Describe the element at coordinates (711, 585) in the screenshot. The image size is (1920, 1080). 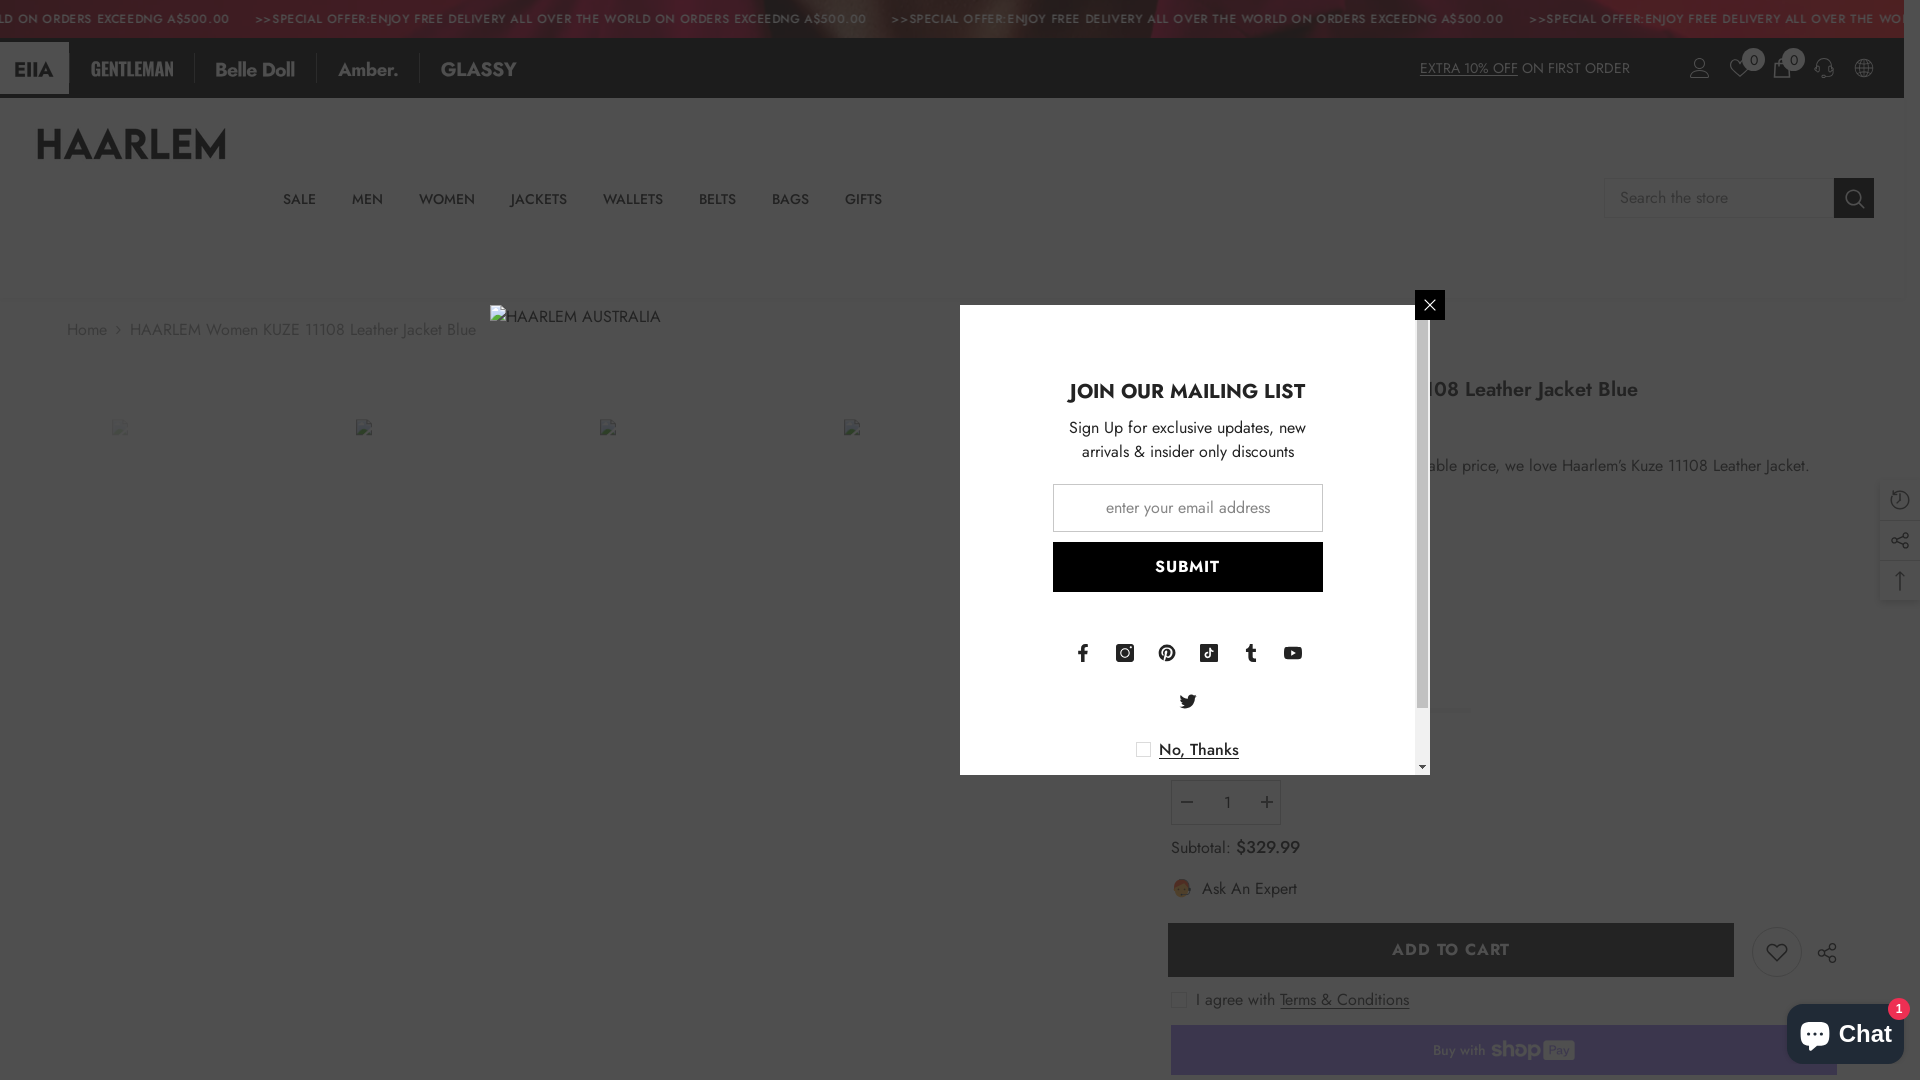
I see `'HAARLEM Women KUZE 11108 Leather Jacket Blue'` at that location.